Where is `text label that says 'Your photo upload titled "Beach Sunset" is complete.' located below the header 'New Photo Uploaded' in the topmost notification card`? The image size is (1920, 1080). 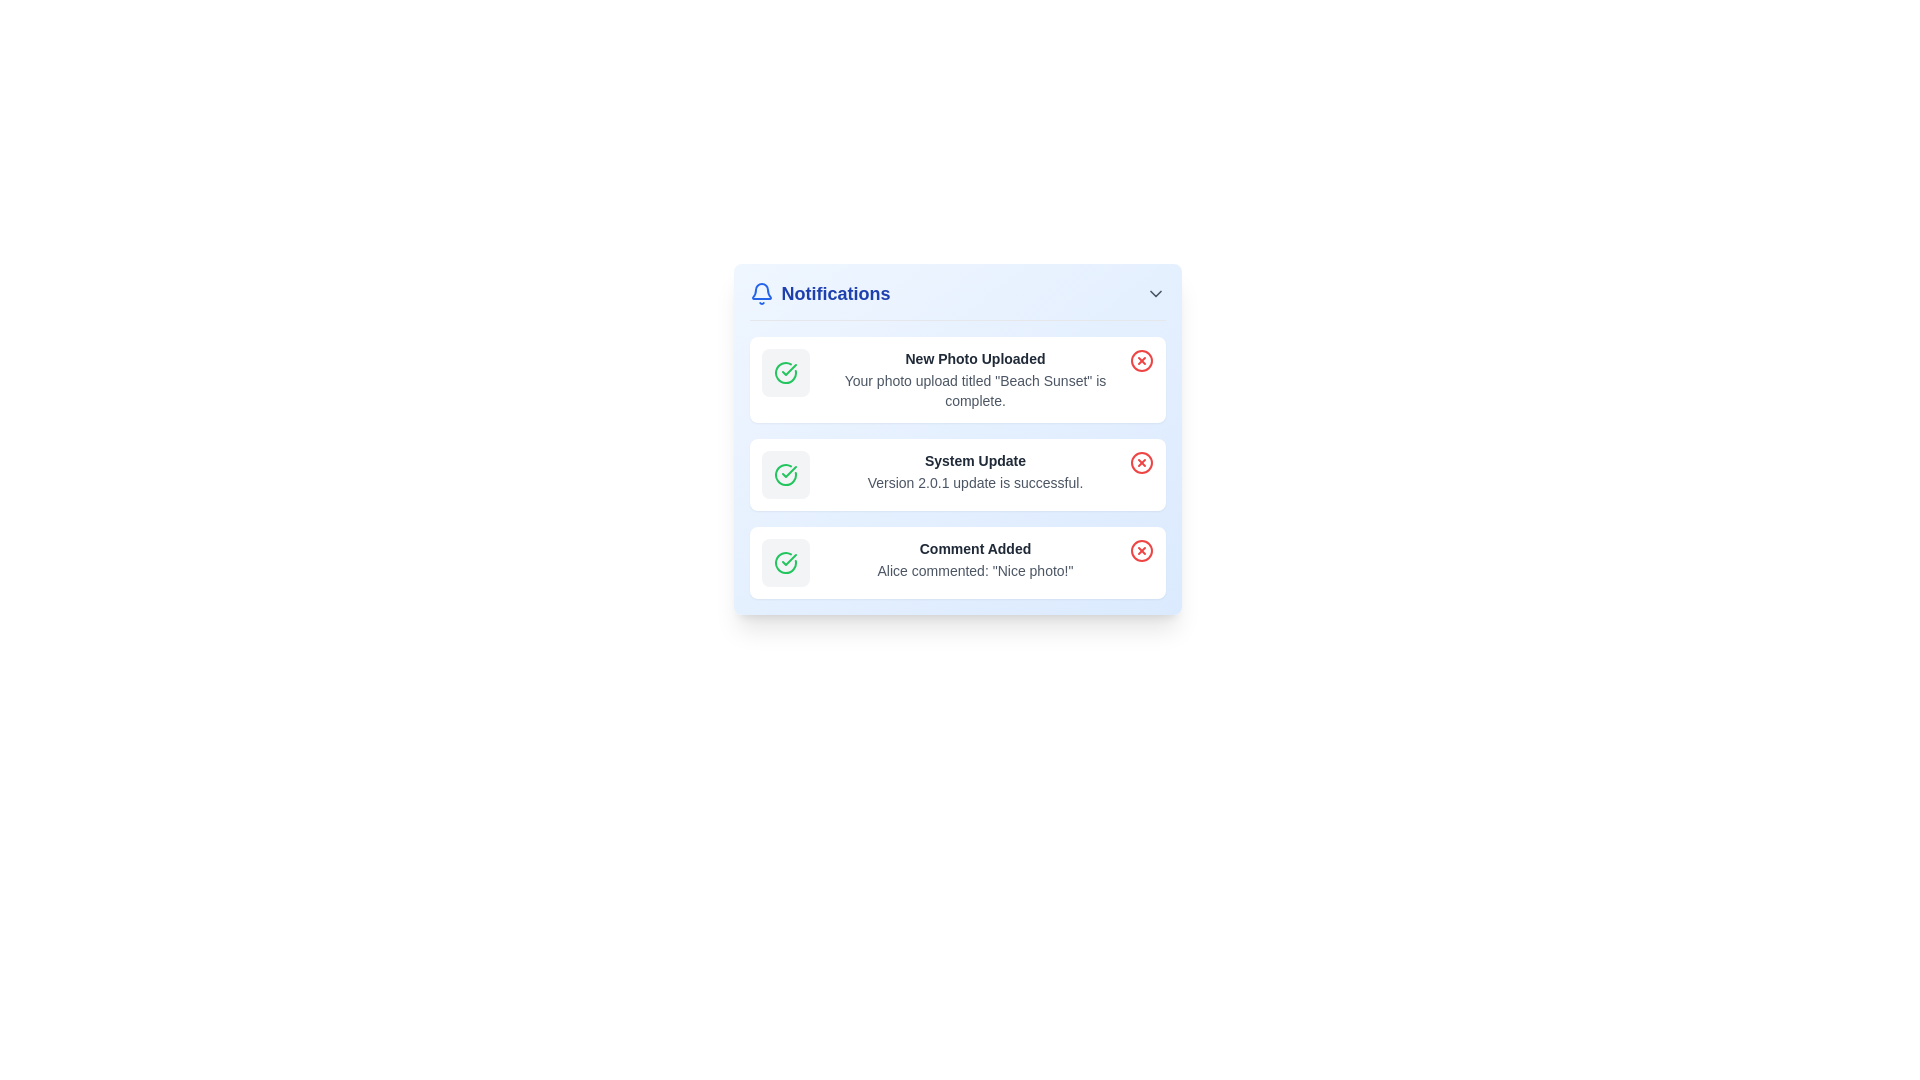
text label that says 'Your photo upload titled "Beach Sunset" is complete.' located below the header 'New Photo Uploaded' in the topmost notification card is located at coordinates (975, 390).